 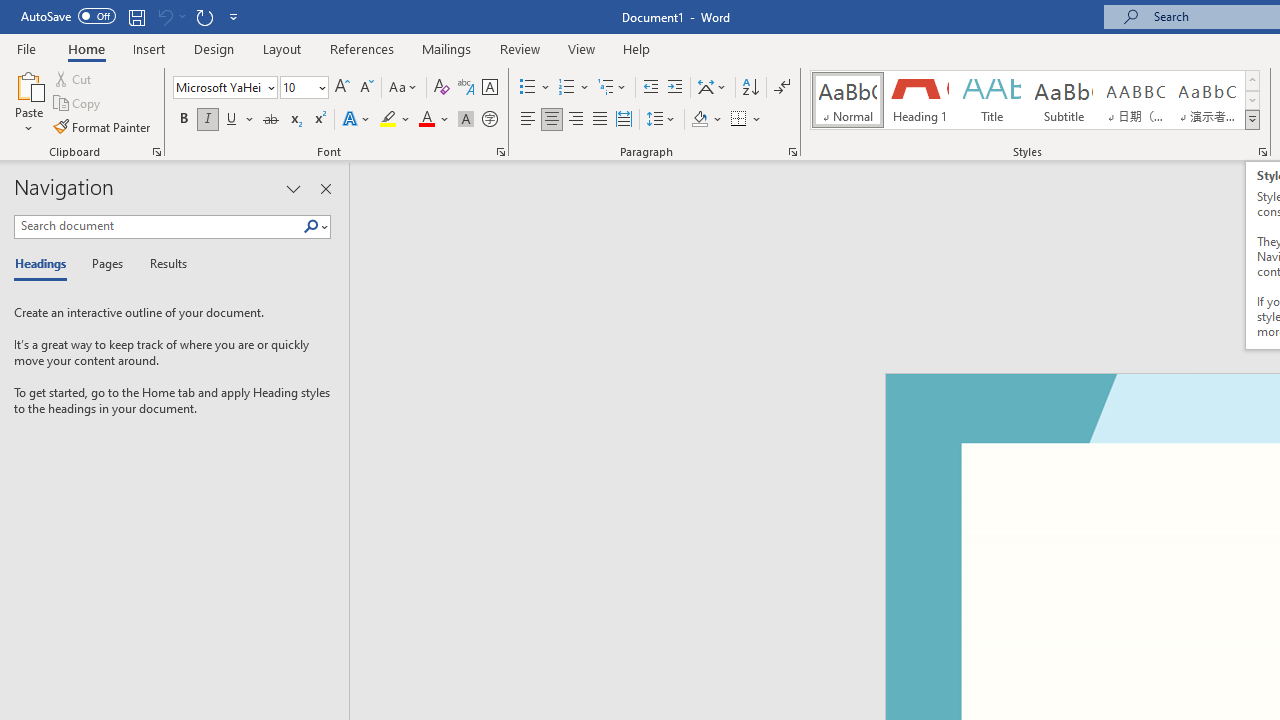 What do you see at coordinates (501, 150) in the screenshot?
I see `'Font...'` at bounding box center [501, 150].